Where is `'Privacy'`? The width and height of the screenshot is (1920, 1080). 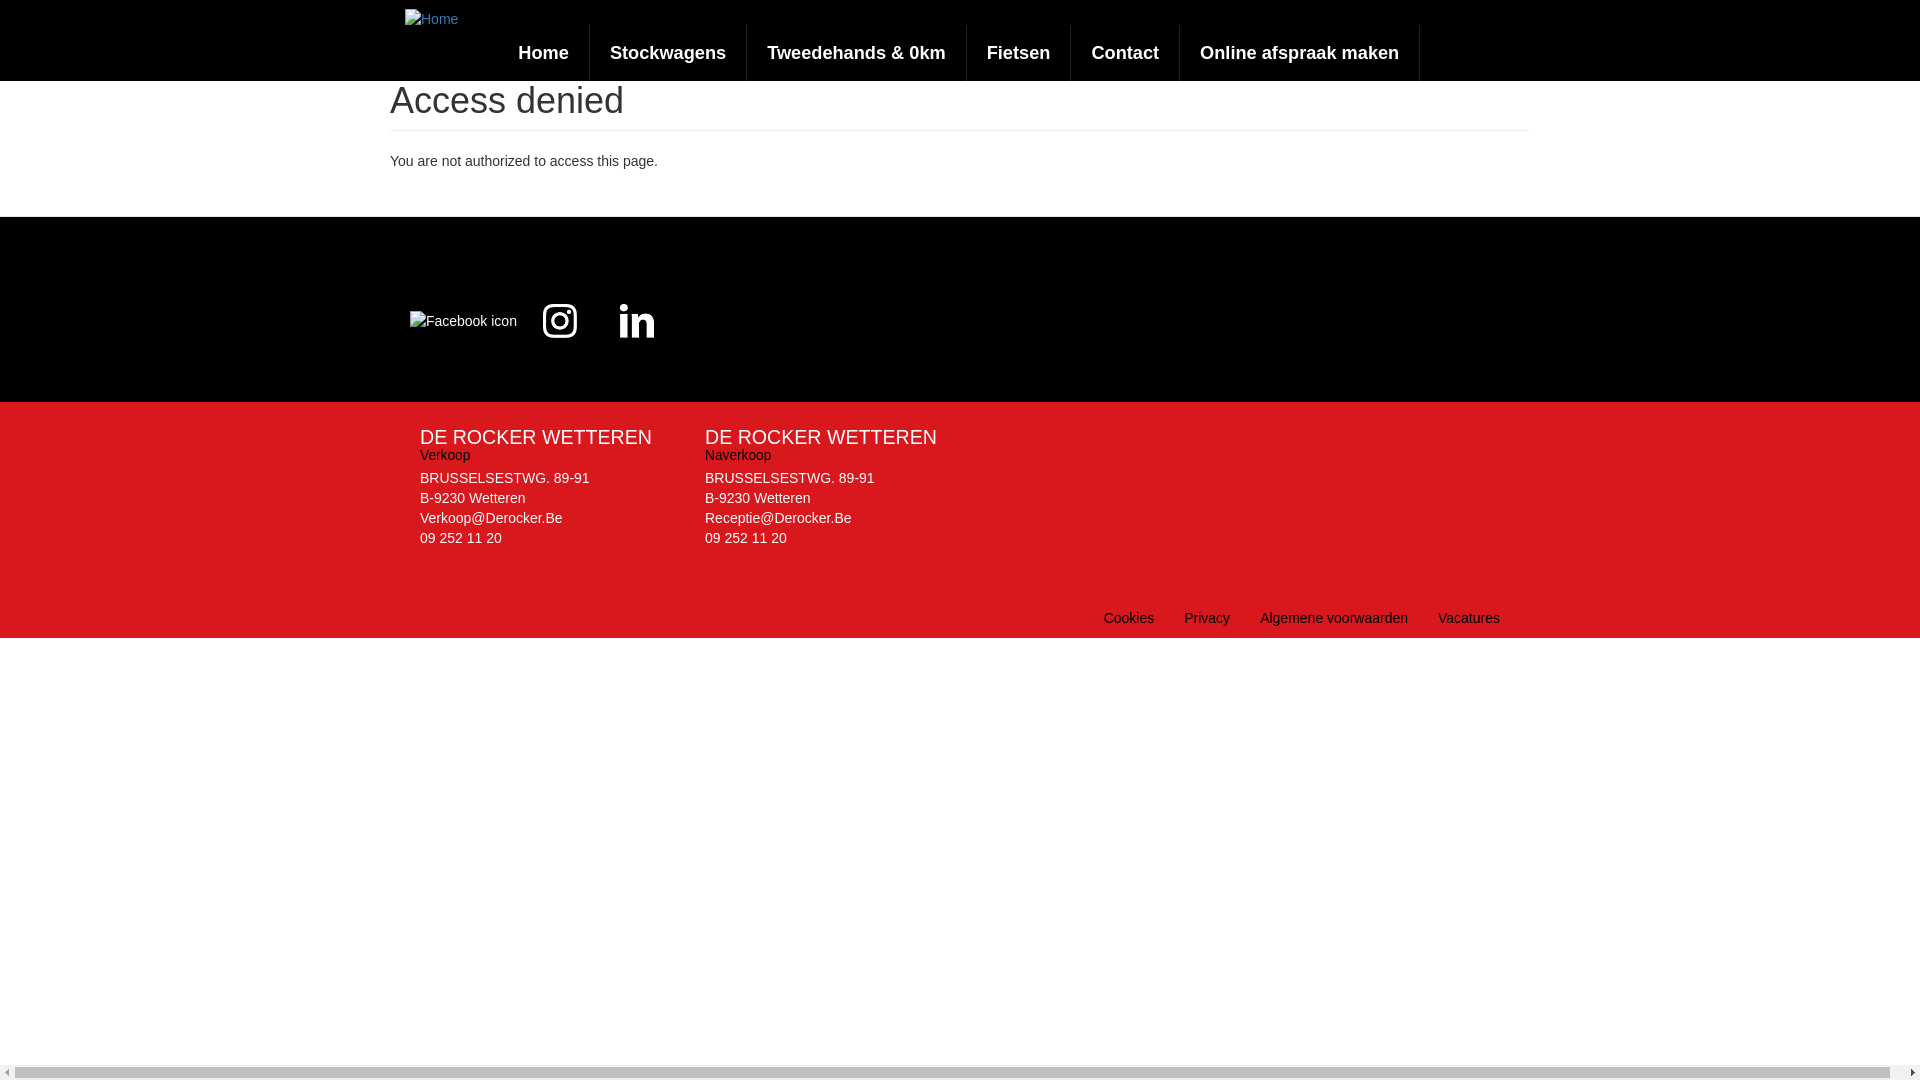 'Privacy' is located at coordinates (1205, 616).